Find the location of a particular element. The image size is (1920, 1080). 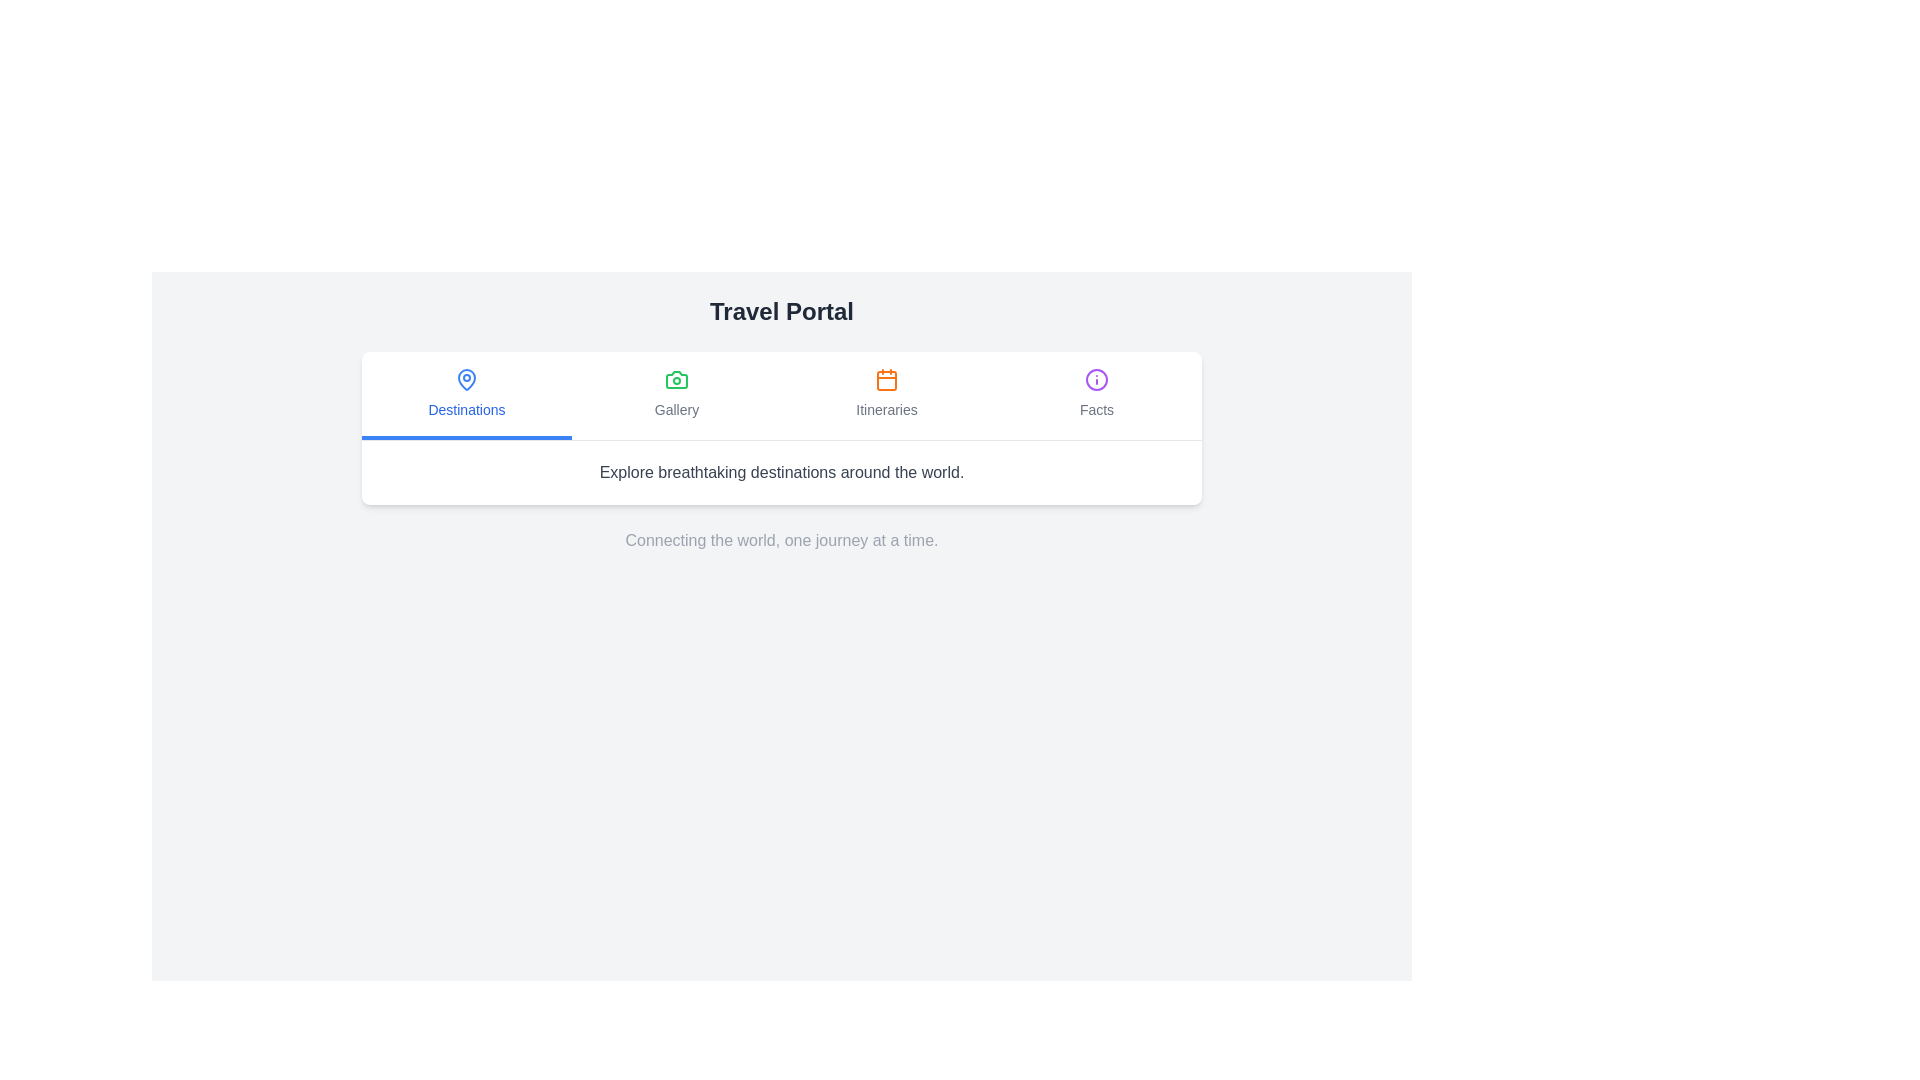

the icon located in the top-right segment of the navigation bar is located at coordinates (1096, 380).